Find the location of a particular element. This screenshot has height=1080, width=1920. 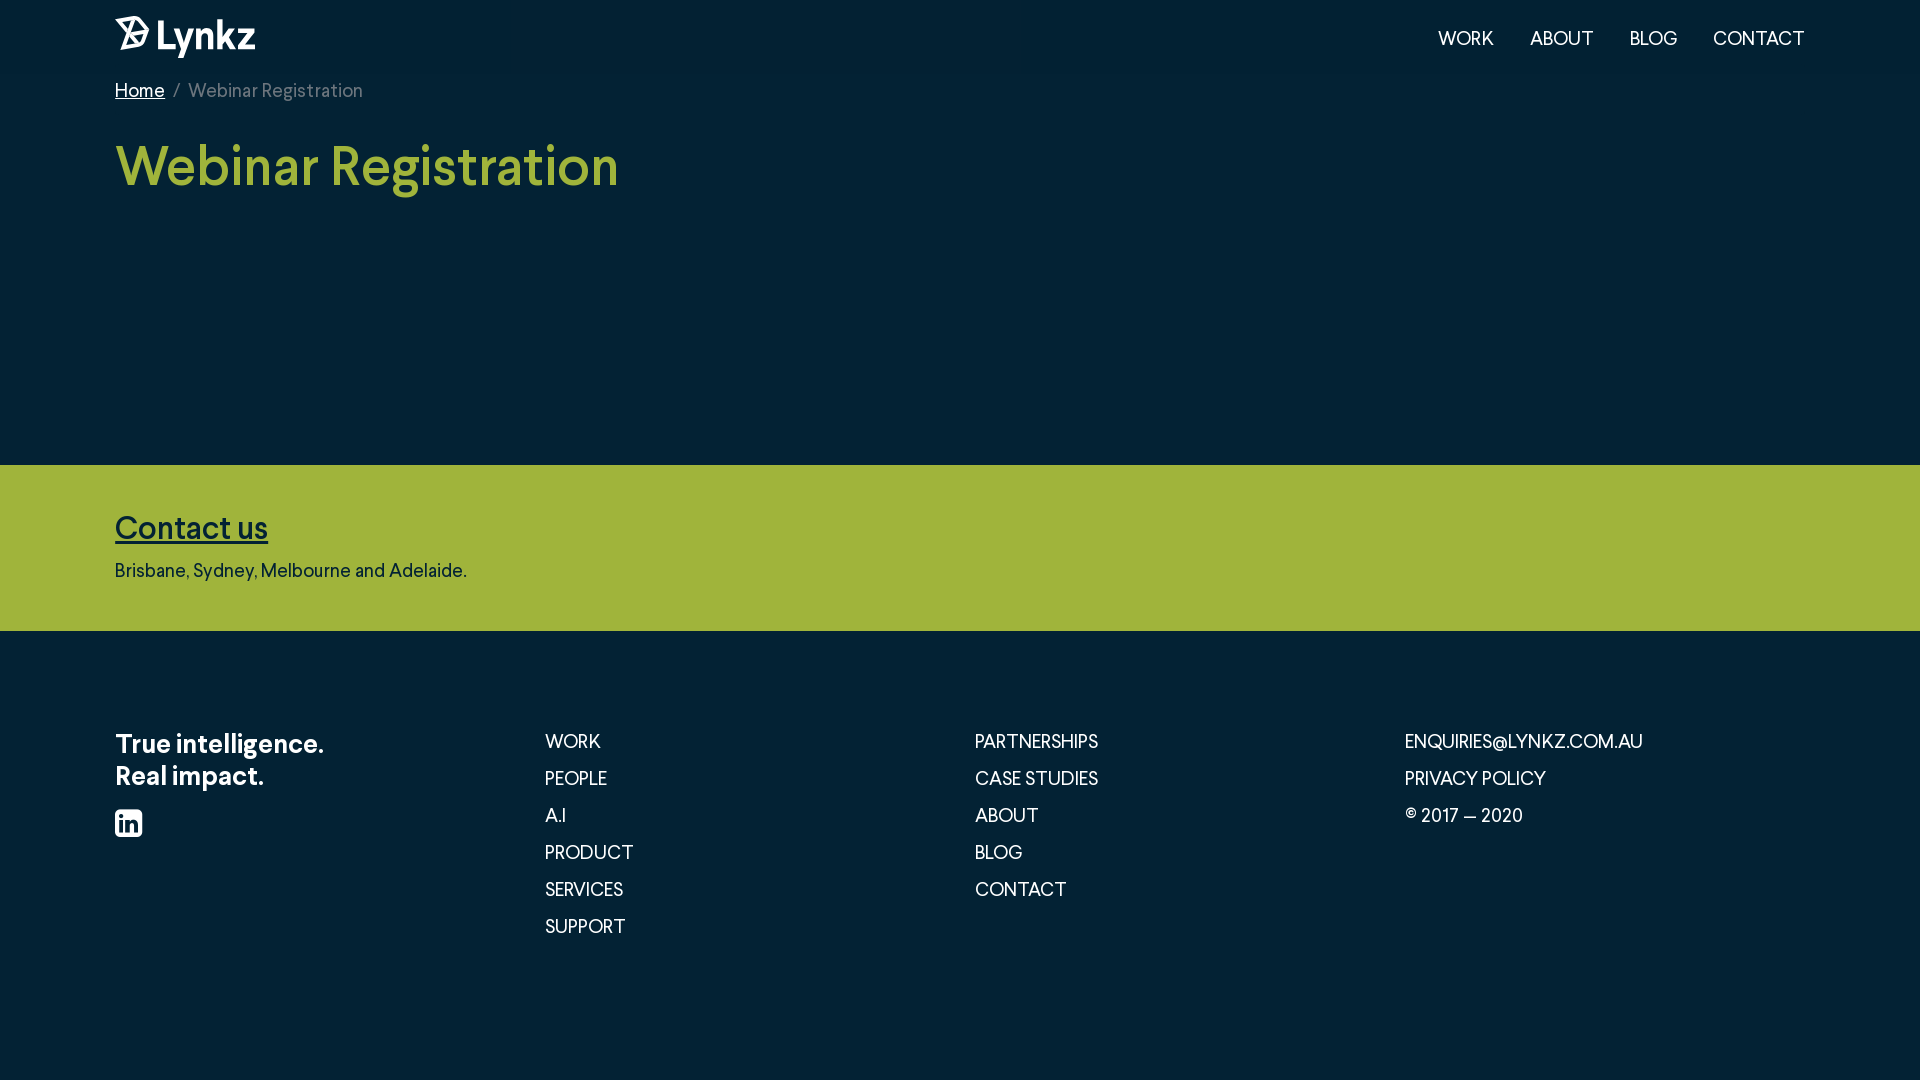

'SUPPORT' is located at coordinates (584, 925).